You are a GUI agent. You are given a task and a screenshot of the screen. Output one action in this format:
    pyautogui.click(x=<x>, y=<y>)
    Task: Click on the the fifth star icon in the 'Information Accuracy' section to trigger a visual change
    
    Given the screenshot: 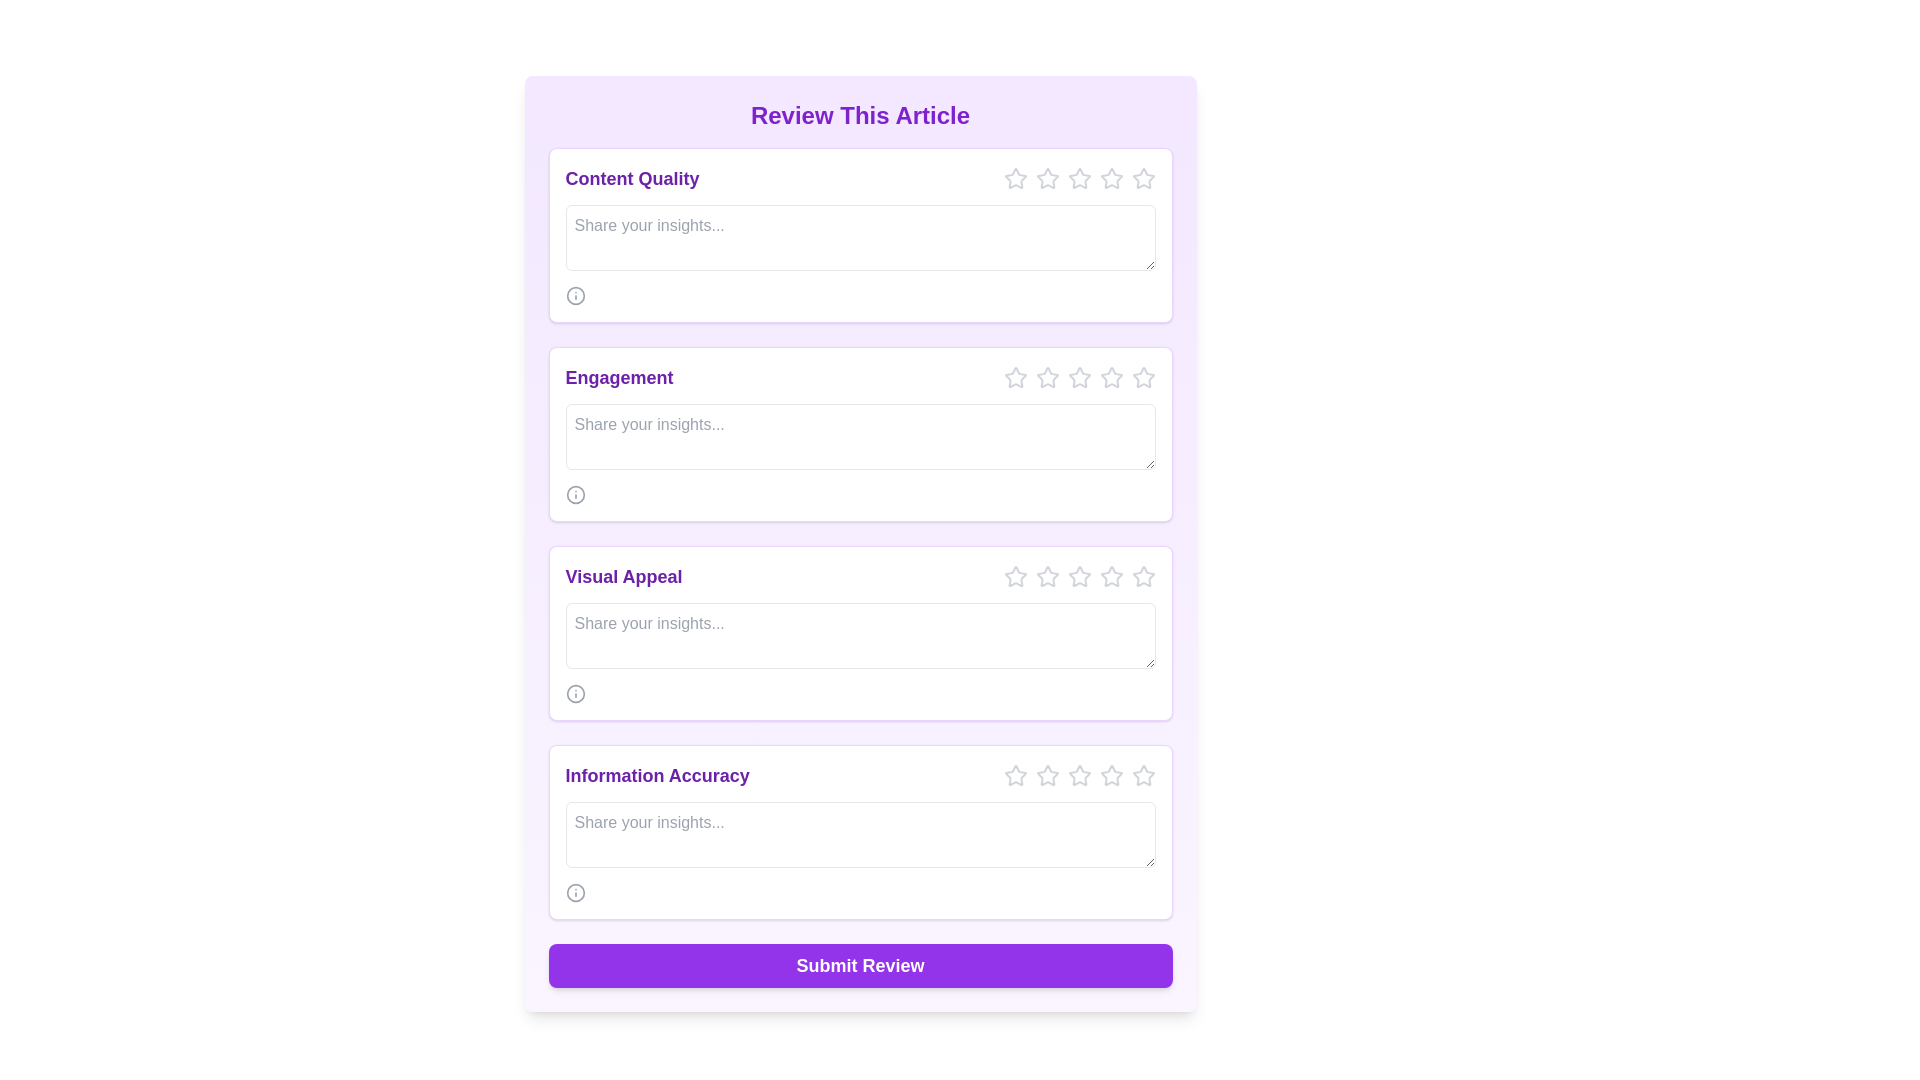 What is the action you would take?
    pyautogui.click(x=1078, y=774)
    